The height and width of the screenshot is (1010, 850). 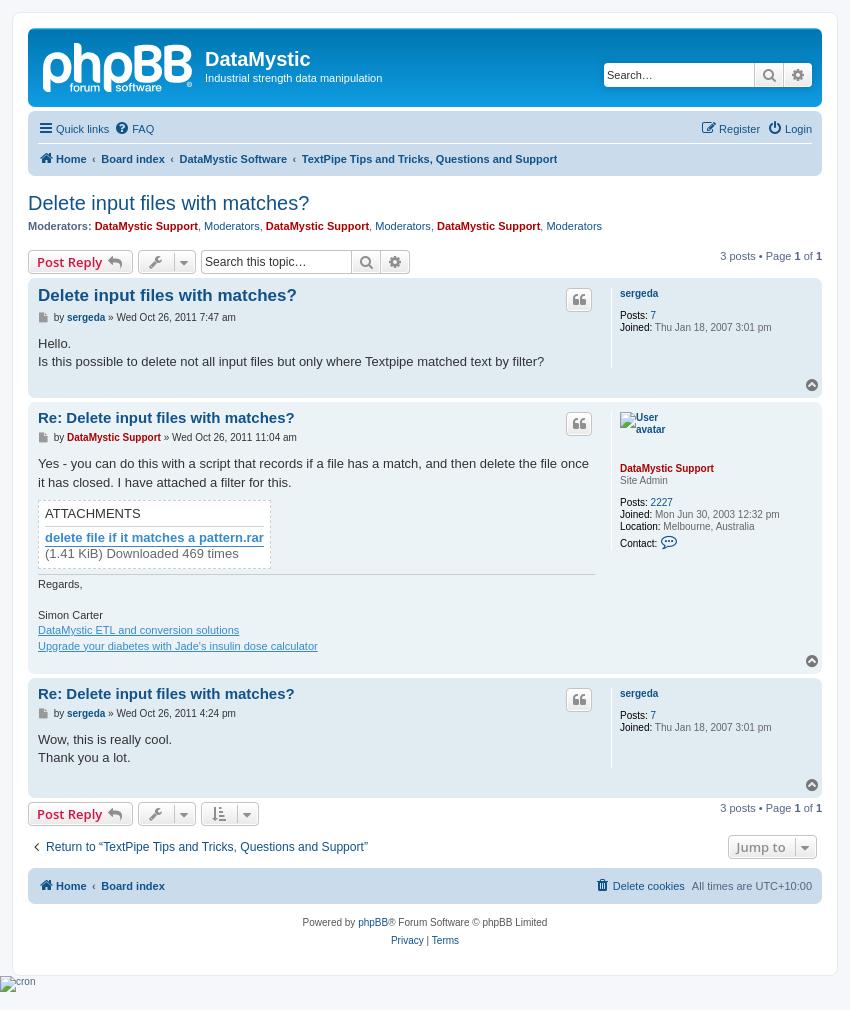 What do you see at coordinates (329, 921) in the screenshot?
I see `'Powered by'` at bounding box center [329, 921].